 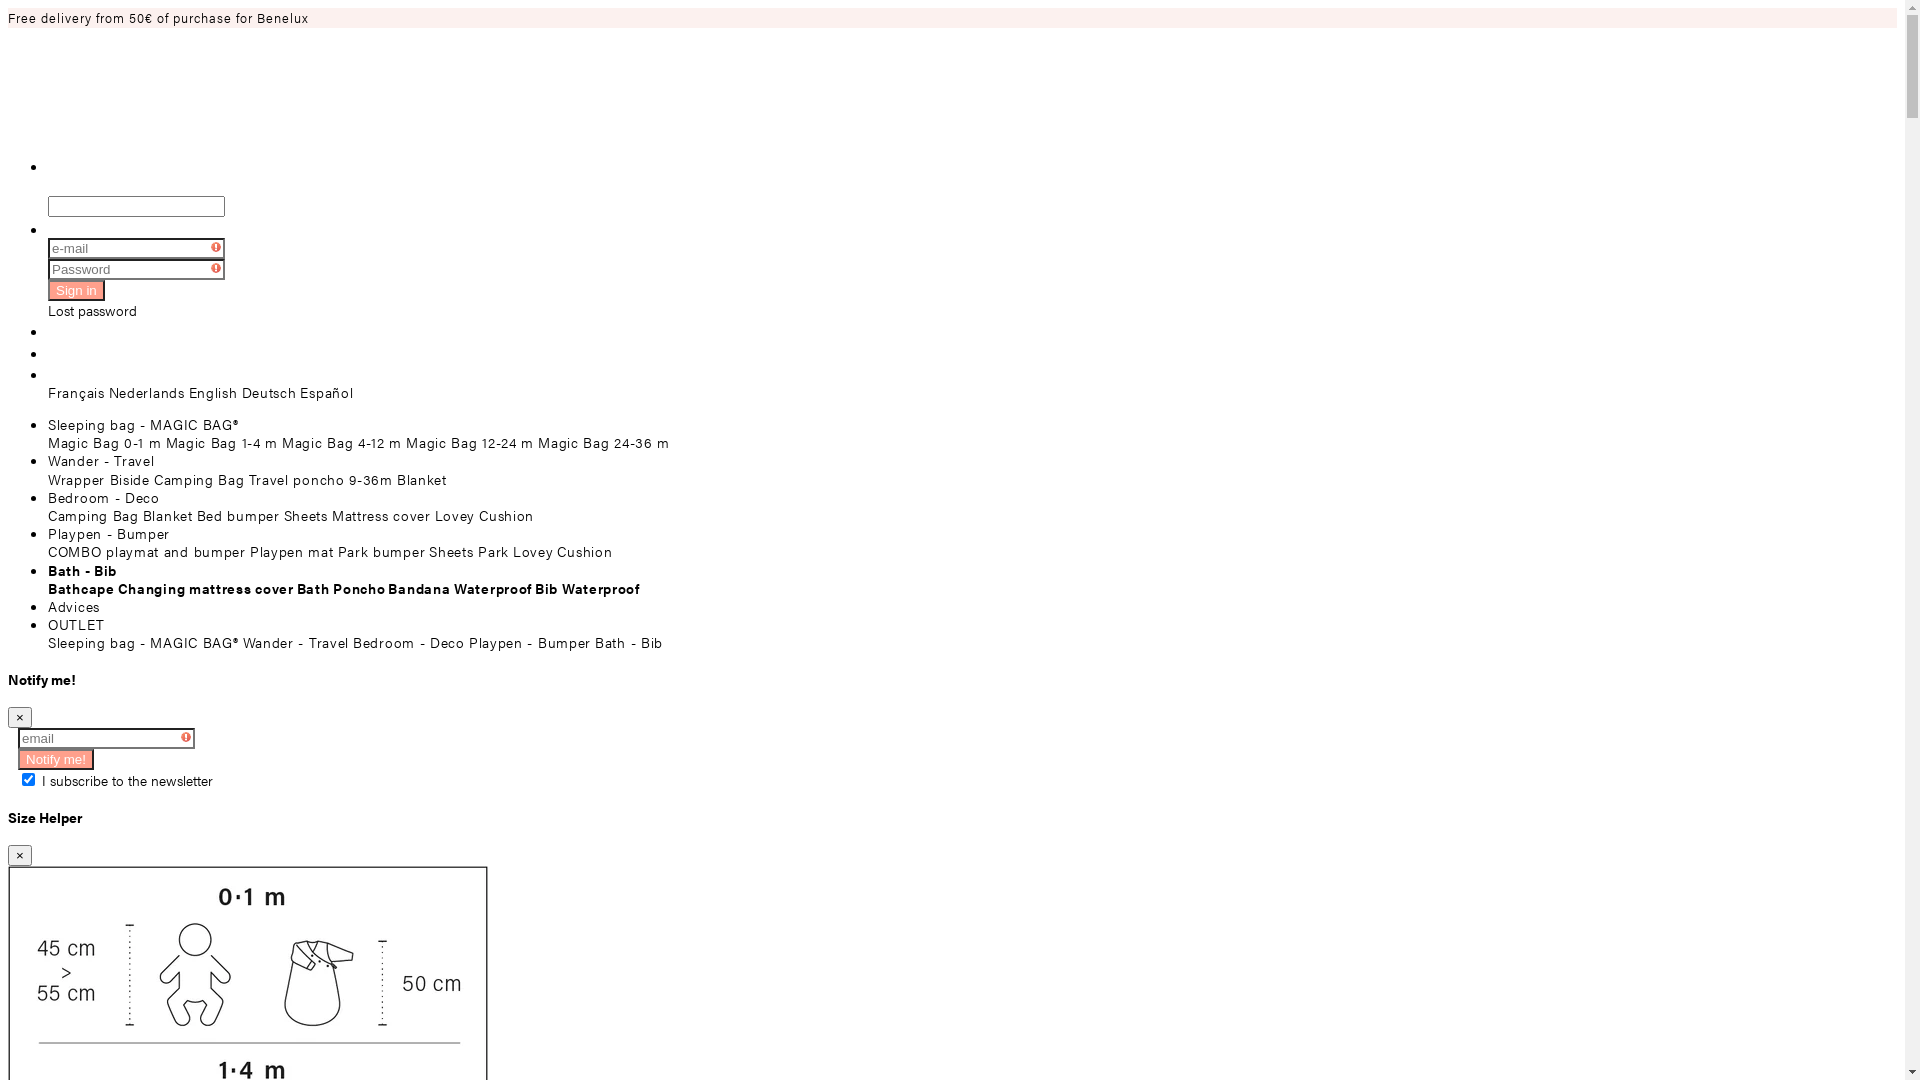 What do you see at coordinates (48, 478) in the screenshot?
I see `'Wrapper Biside'` at bounding box center [48, 478].